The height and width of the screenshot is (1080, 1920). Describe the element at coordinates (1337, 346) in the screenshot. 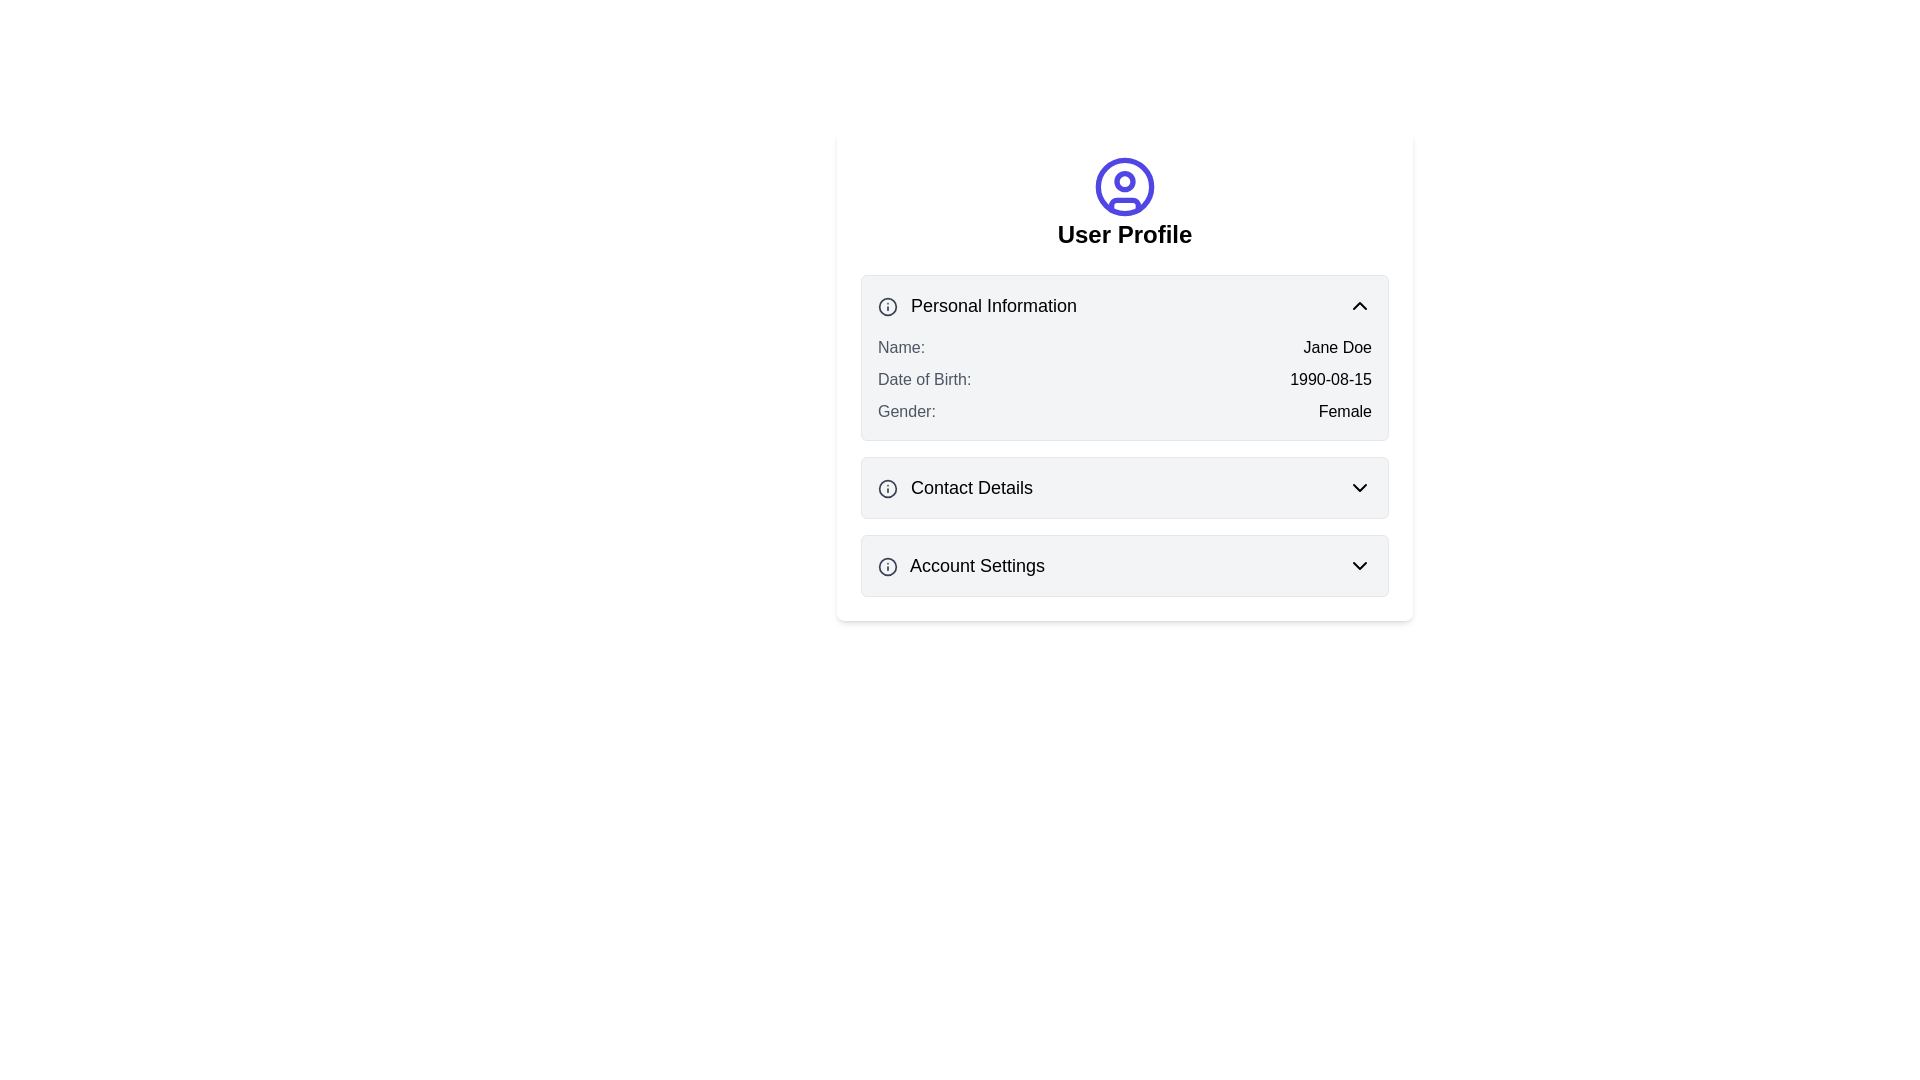

I see `the text display showing 'Jane Doe' in the 'Personal Information' section, which is positioned to the right of the label 'Name:'` at that location.